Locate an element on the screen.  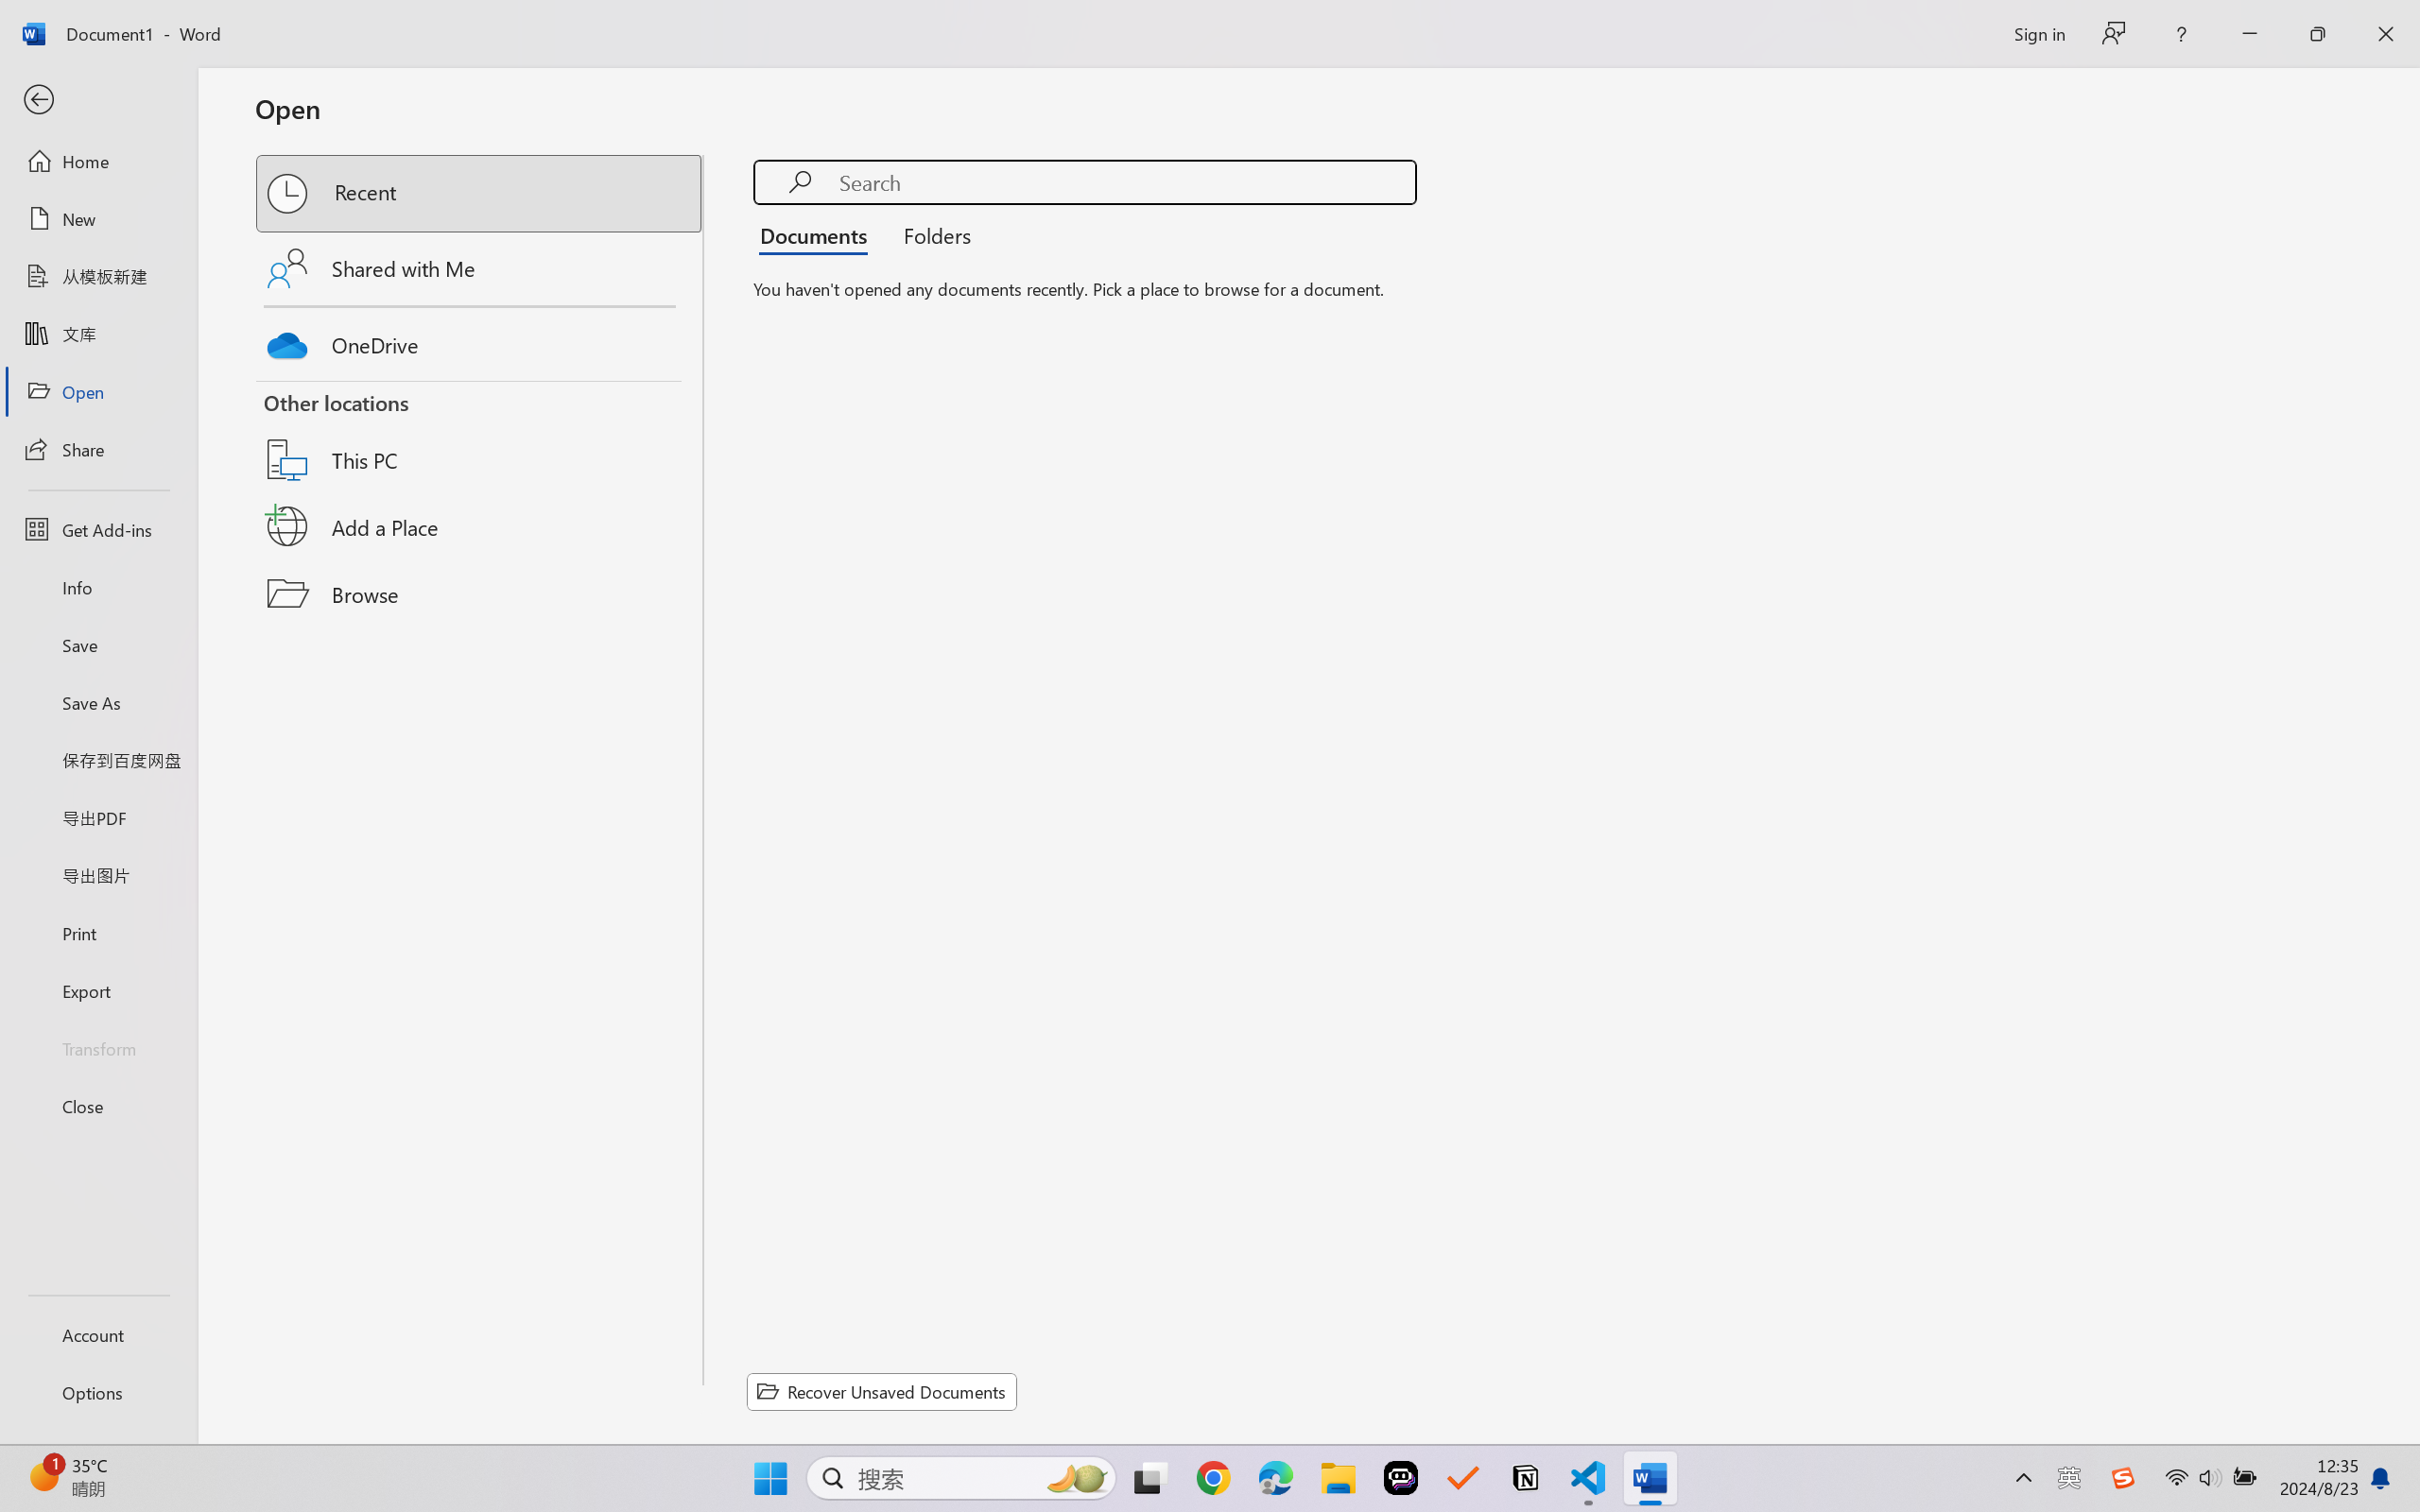
'Documents' is located at coordinates (818, 233).